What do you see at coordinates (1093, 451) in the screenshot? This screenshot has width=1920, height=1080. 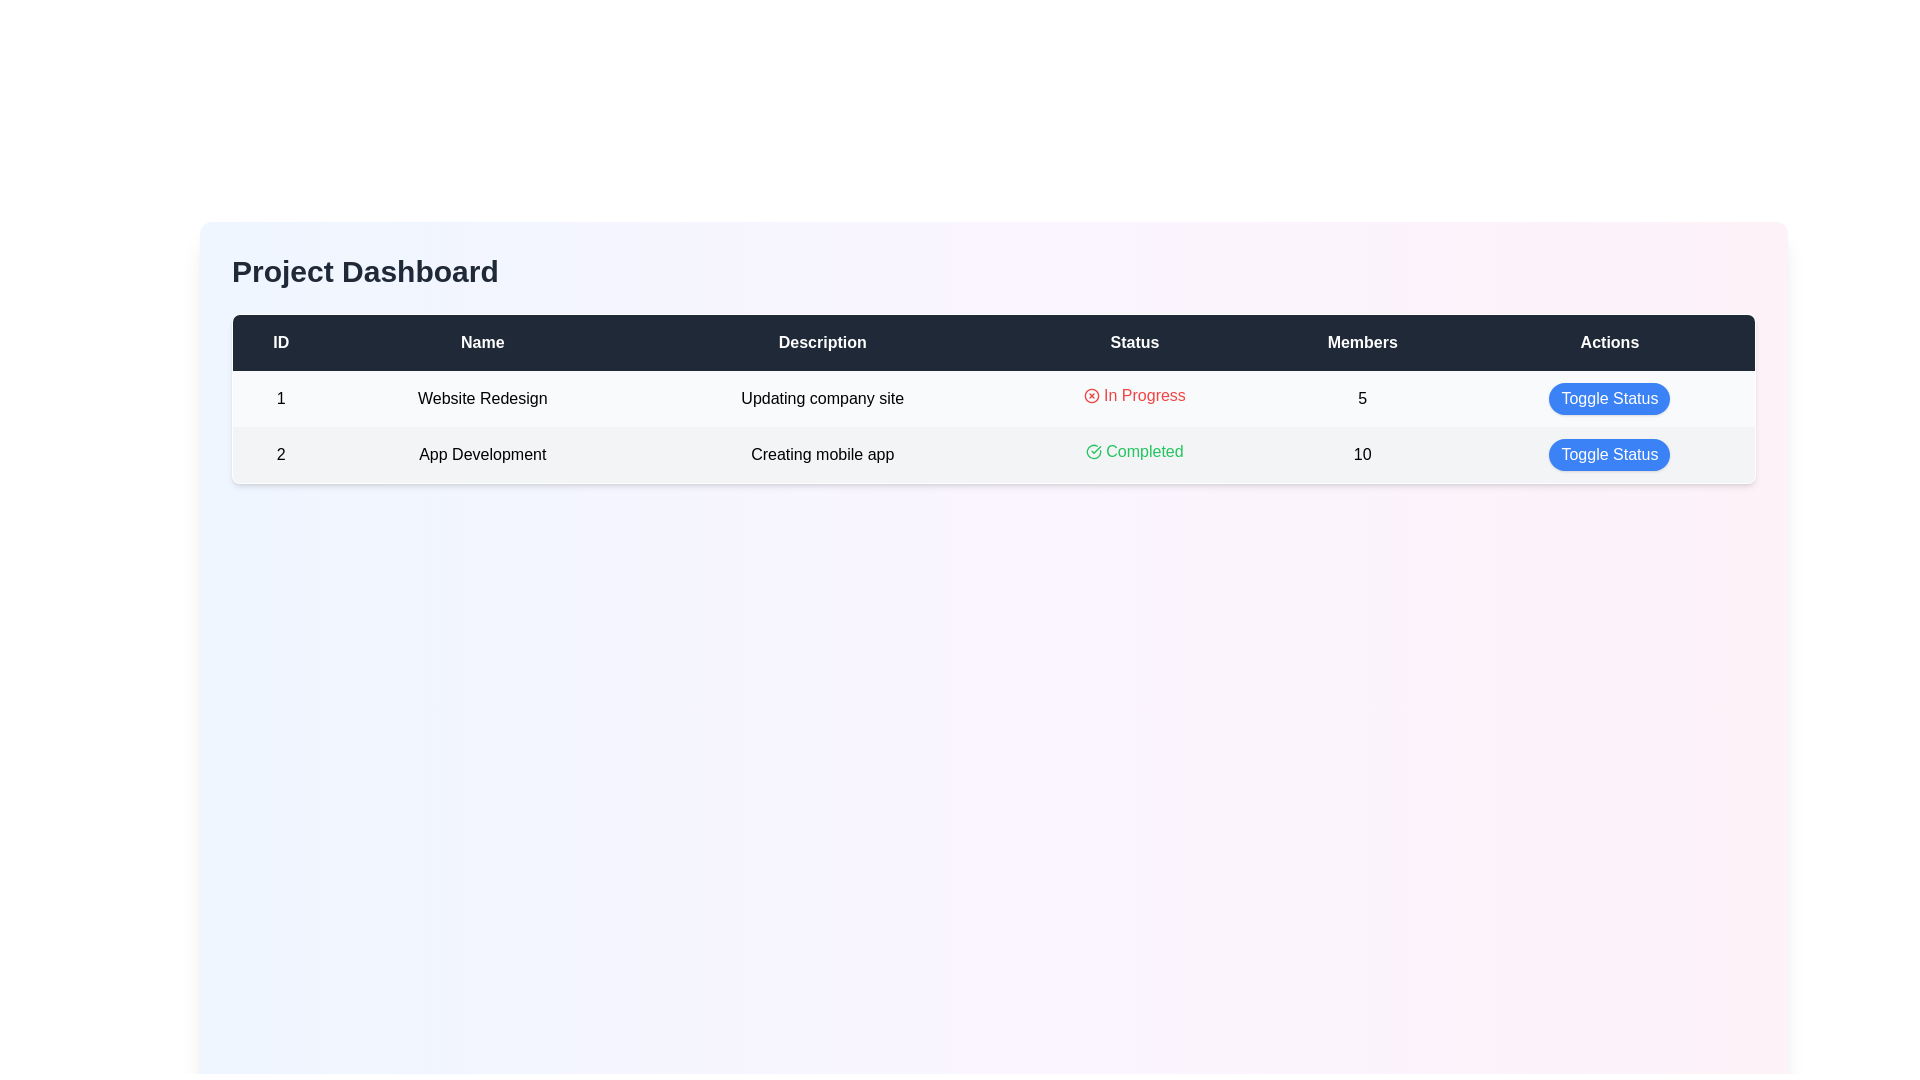 I see `the 'Completed' status icon located in the second row under the 'Status' column of the table, which visually indicates the completion status of the associated project` at bounding box center [1093, 451].